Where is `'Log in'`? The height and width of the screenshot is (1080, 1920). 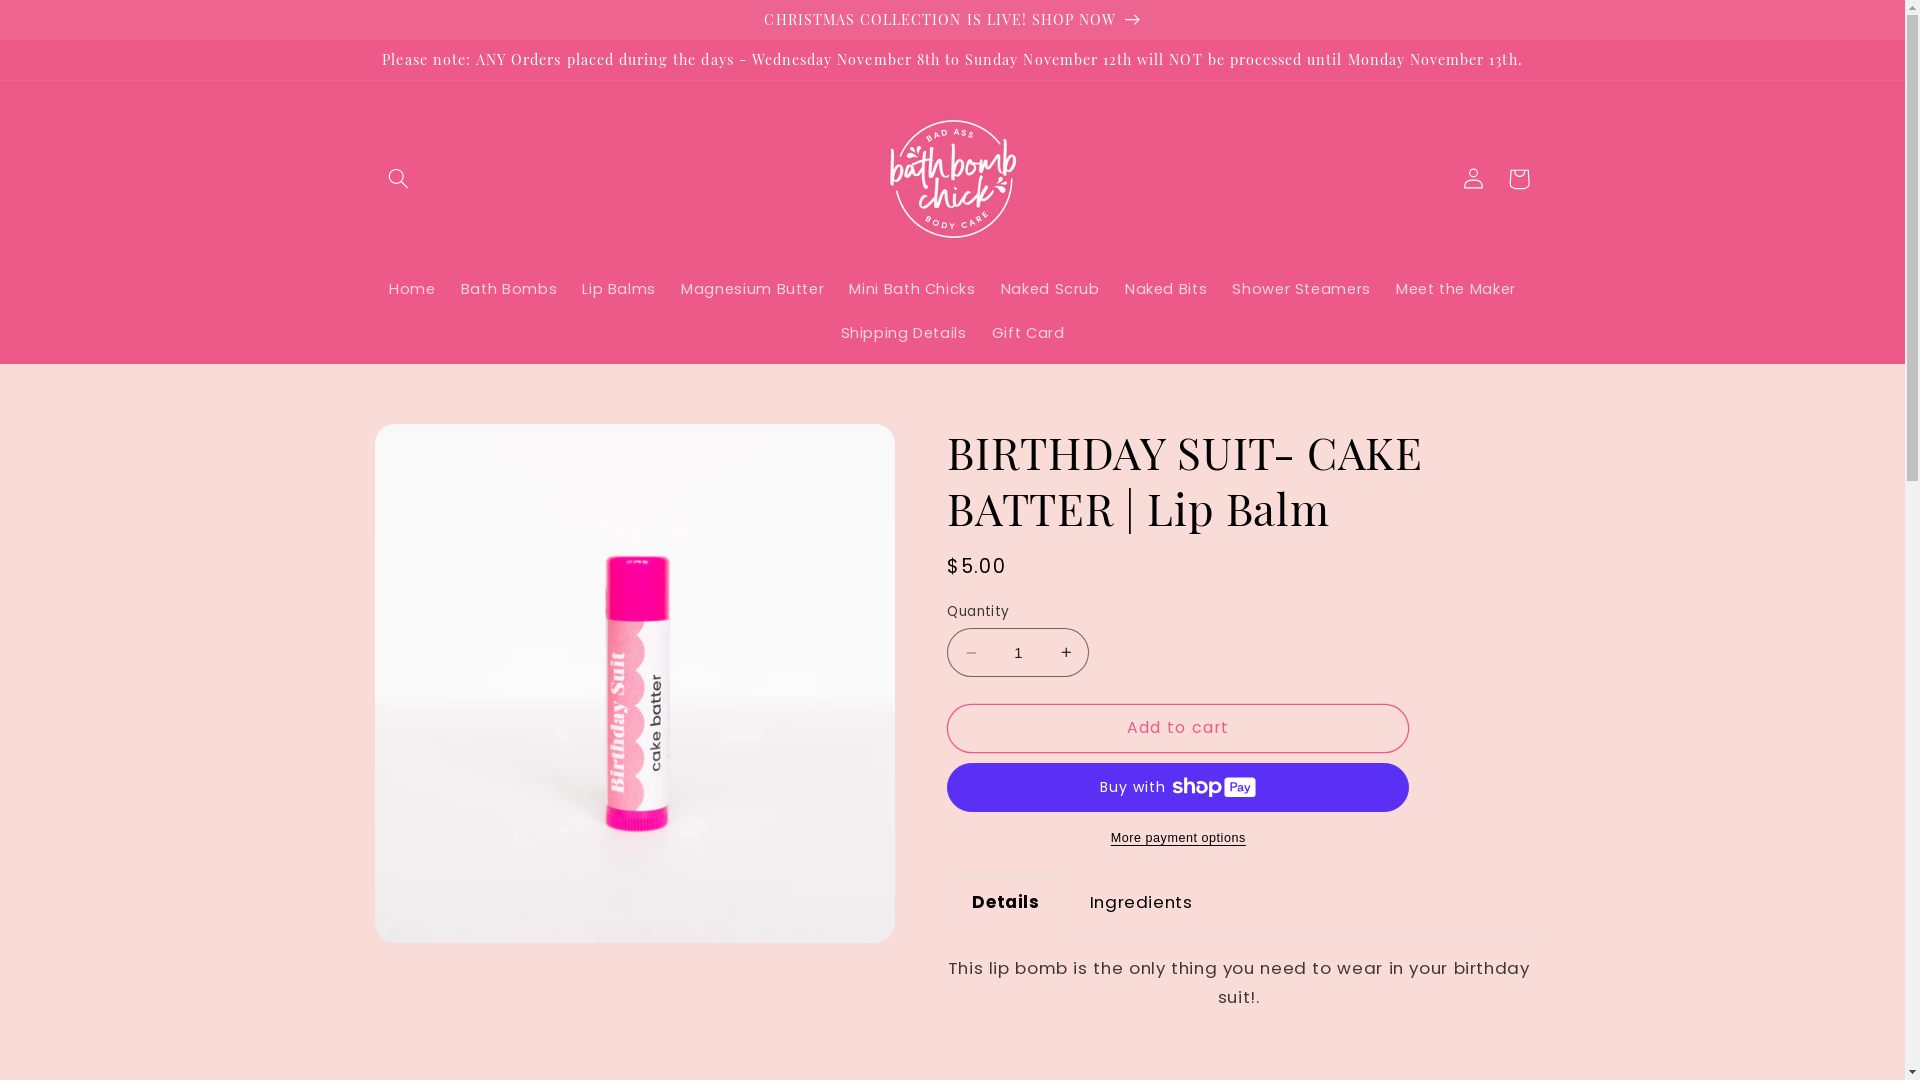
'Log in' is located at coordinates (1473, 177).